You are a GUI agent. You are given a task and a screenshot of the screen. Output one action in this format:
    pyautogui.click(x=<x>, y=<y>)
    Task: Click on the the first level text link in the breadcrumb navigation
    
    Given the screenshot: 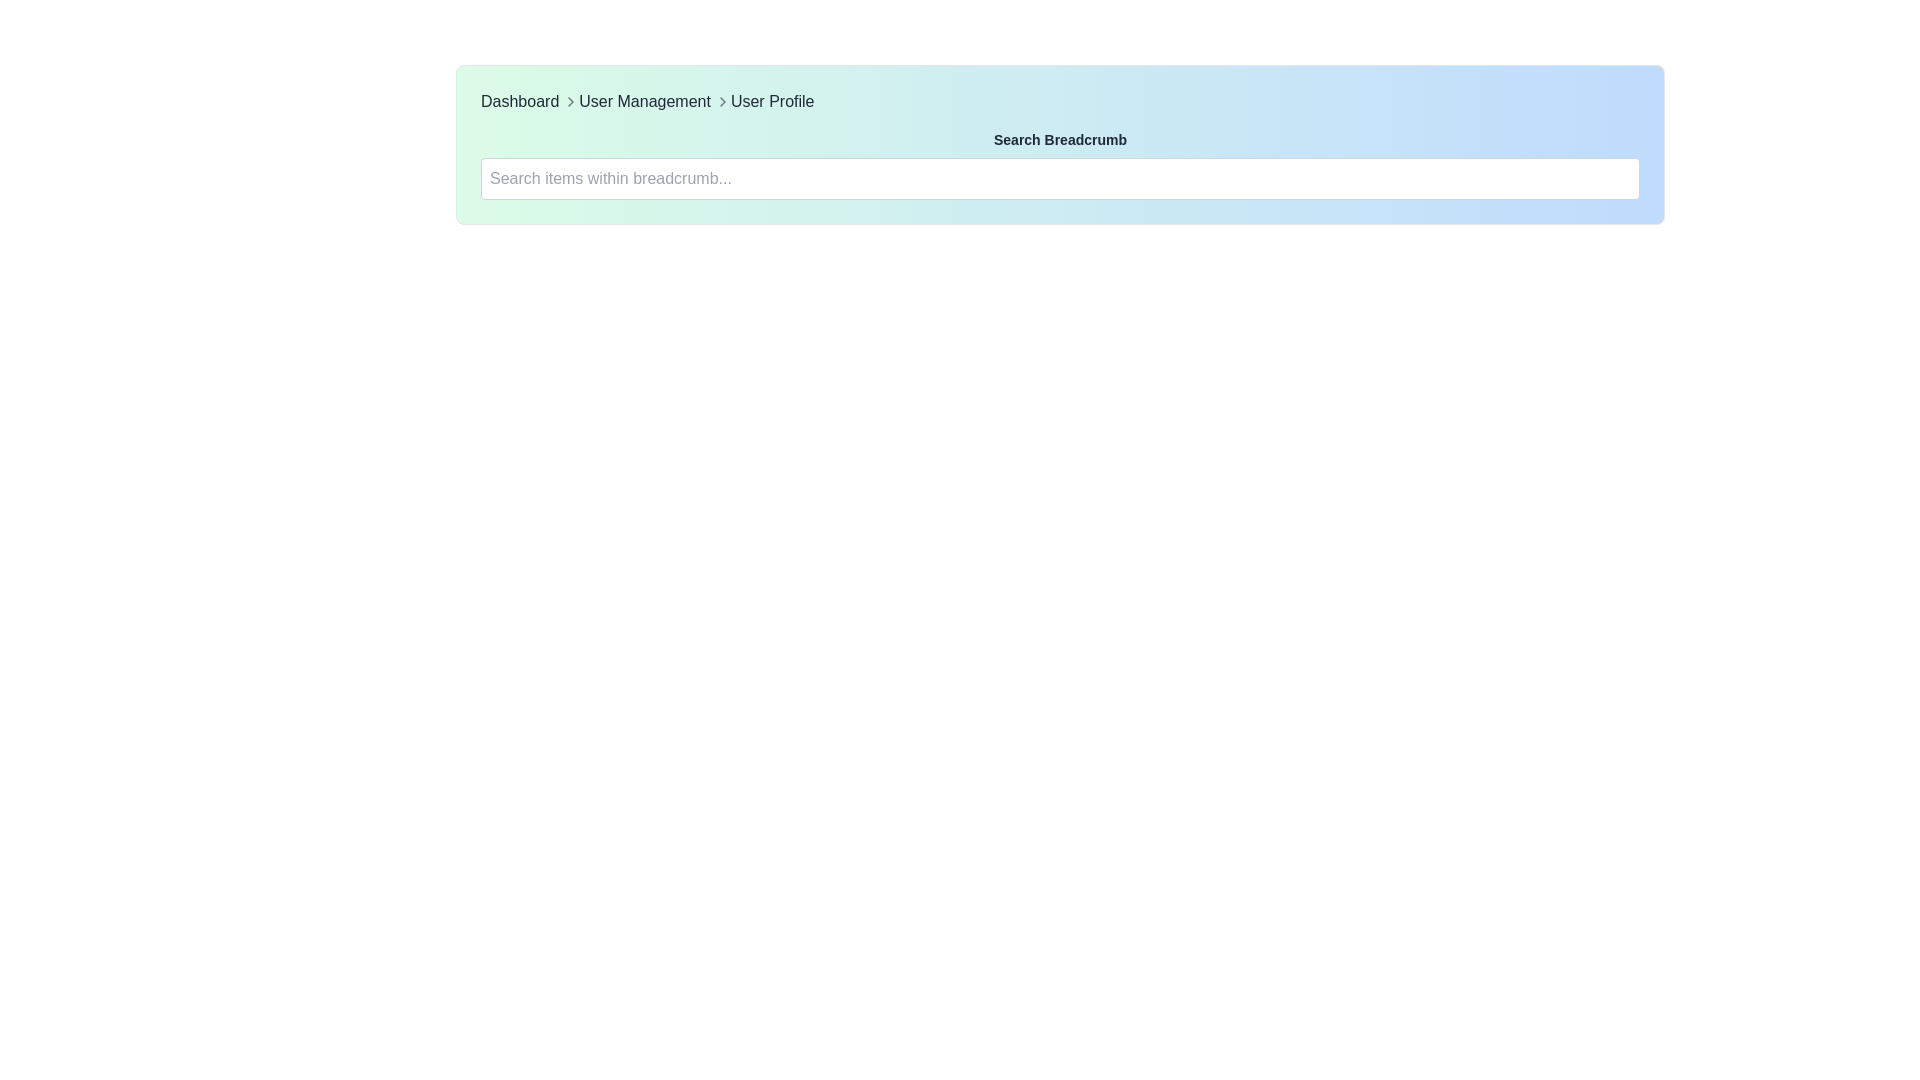 What is the action you would take?
    pyautogui.click(x=530, y=101)
    